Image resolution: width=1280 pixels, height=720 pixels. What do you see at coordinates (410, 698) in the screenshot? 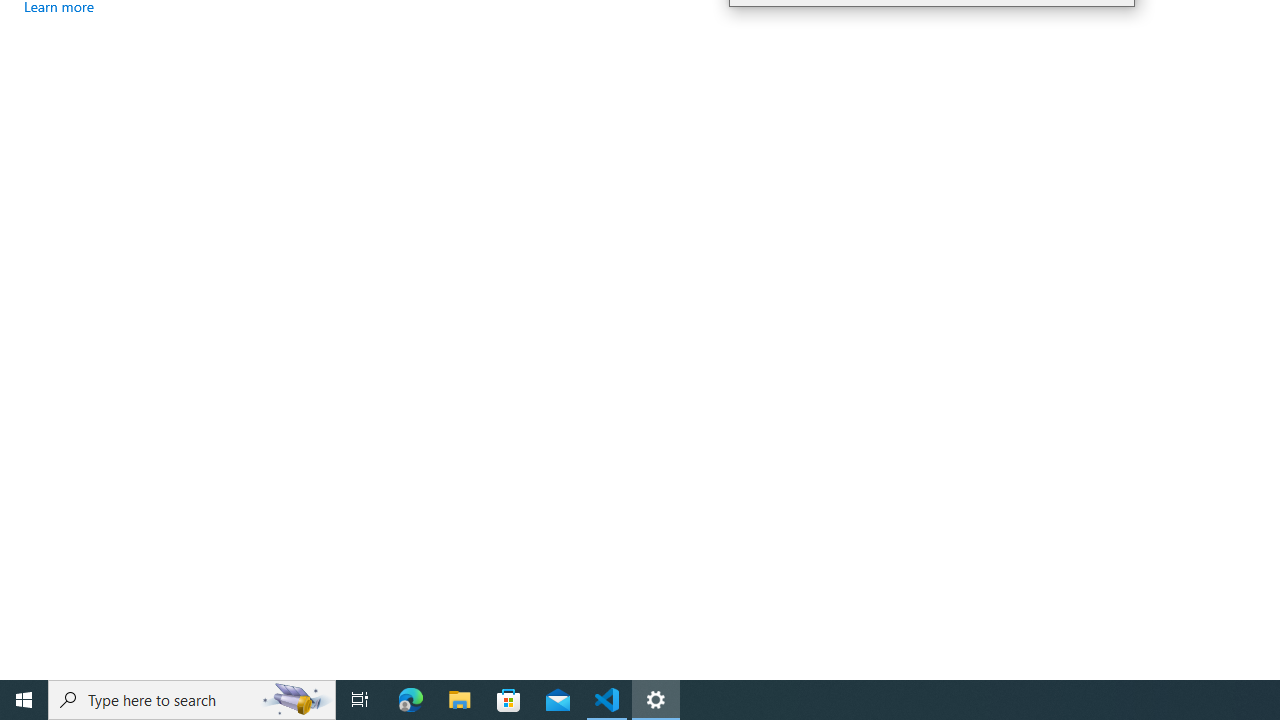
I see `'Microsoft Edge'` at bounding box center [410, 698].